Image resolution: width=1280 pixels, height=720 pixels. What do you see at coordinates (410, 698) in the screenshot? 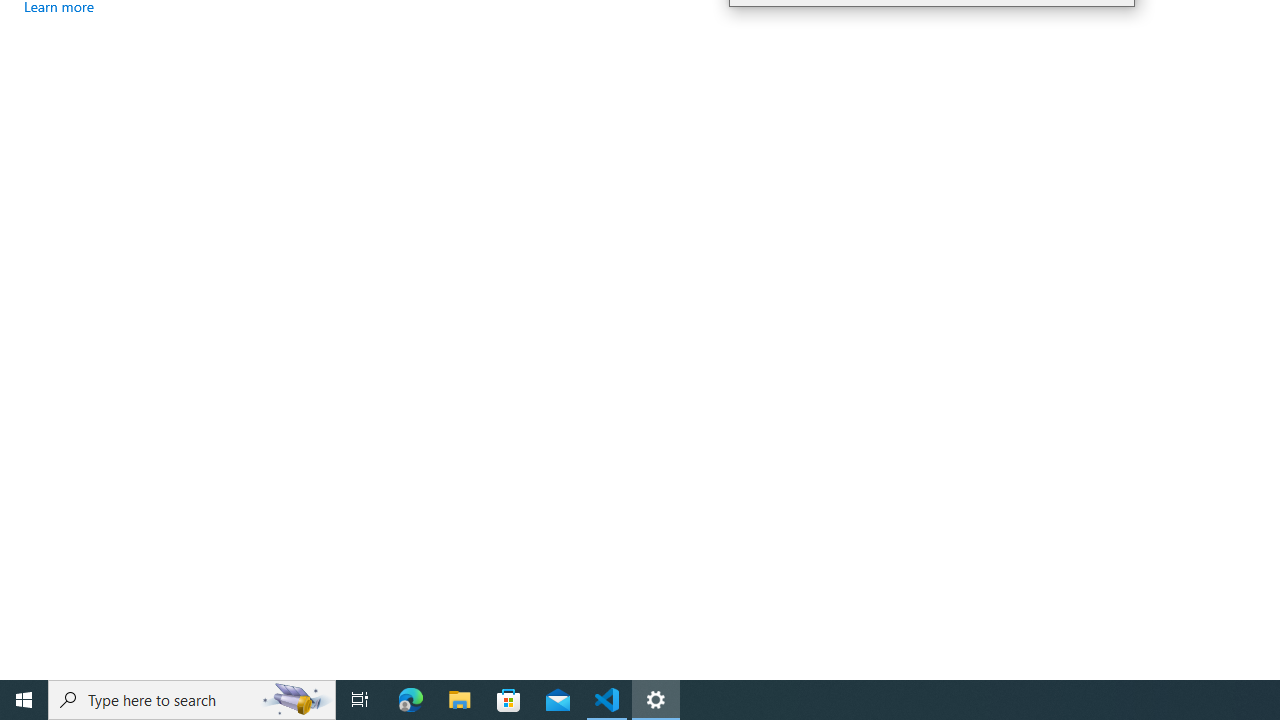
I see `'Microsoft Edge'` at bounding box center [410, 698].